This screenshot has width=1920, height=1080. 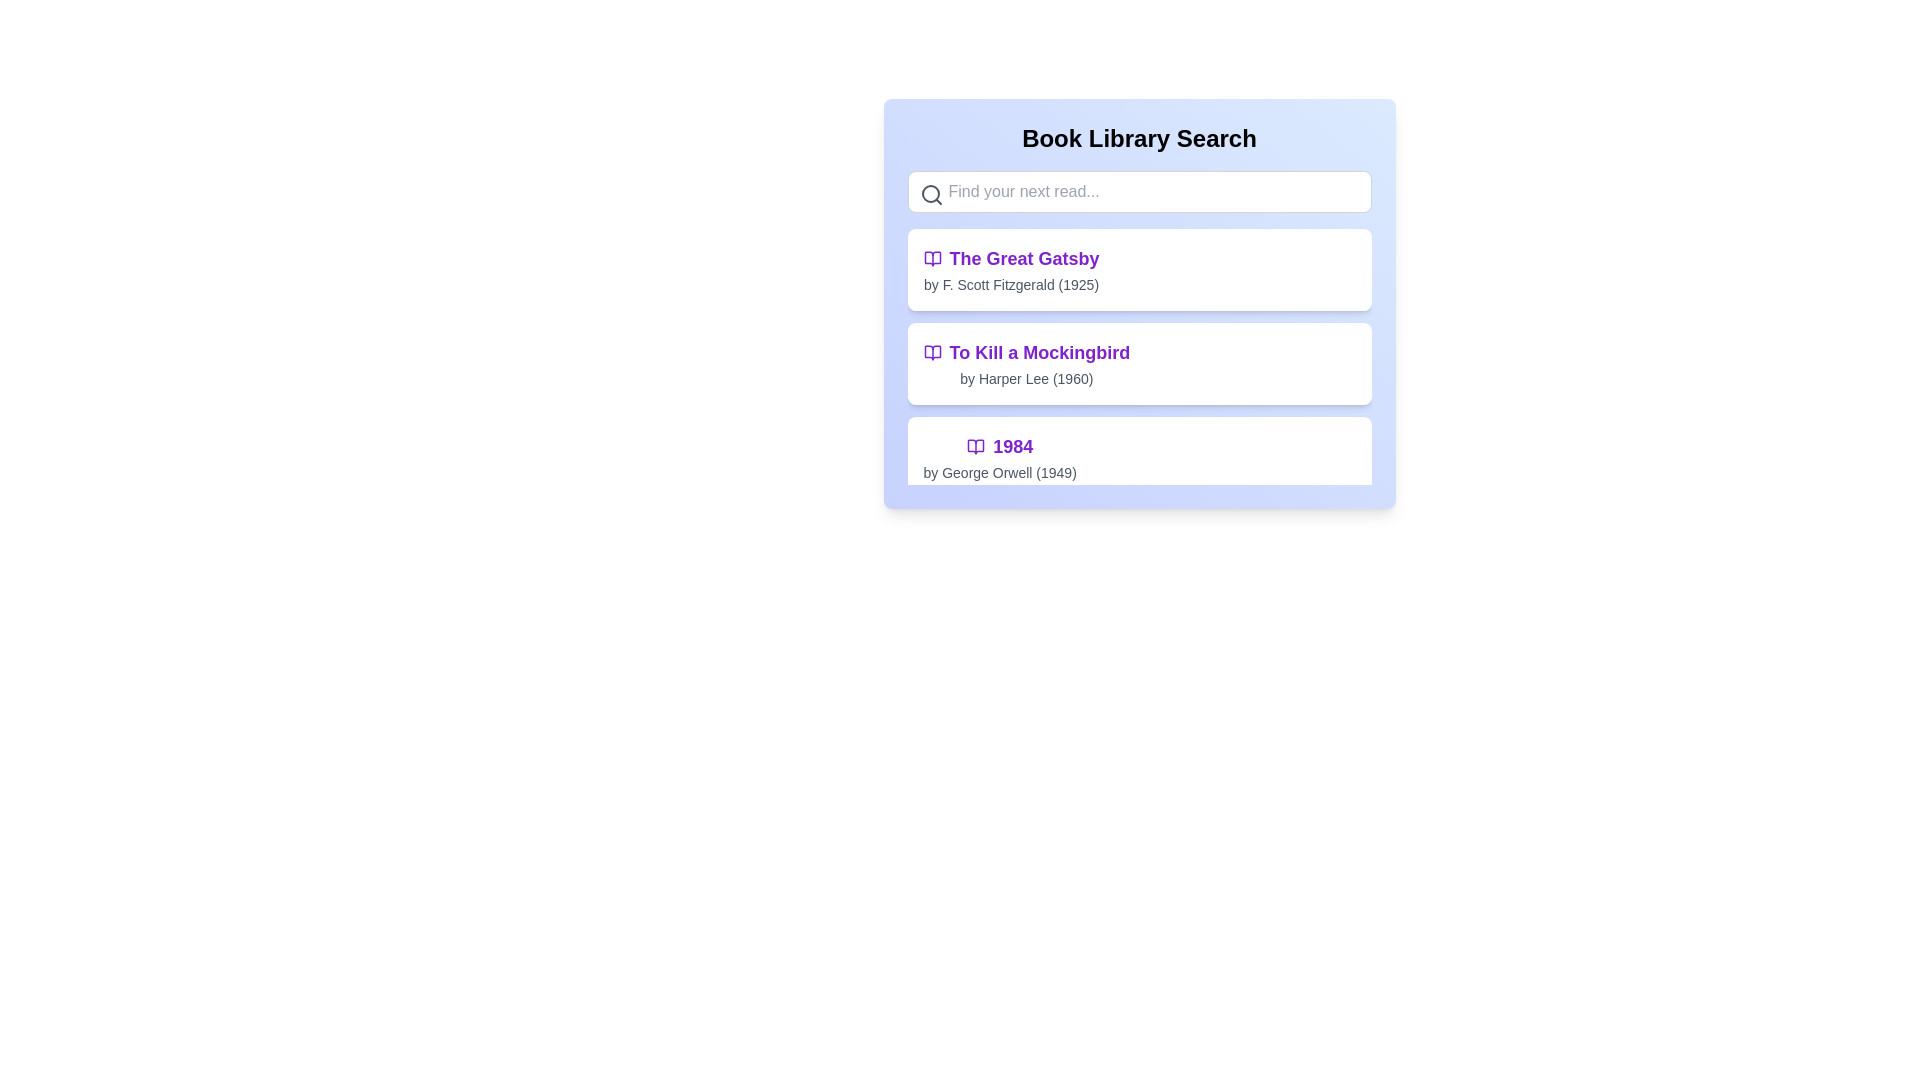 I want to click on the text label 'by George Orwell (1949)', which is styled in a smaller font and colored gray, located directly beneath the main title '1984' in the fourth listing of the interface, to interact with related elements above or below it, so click(x=999, y=473).